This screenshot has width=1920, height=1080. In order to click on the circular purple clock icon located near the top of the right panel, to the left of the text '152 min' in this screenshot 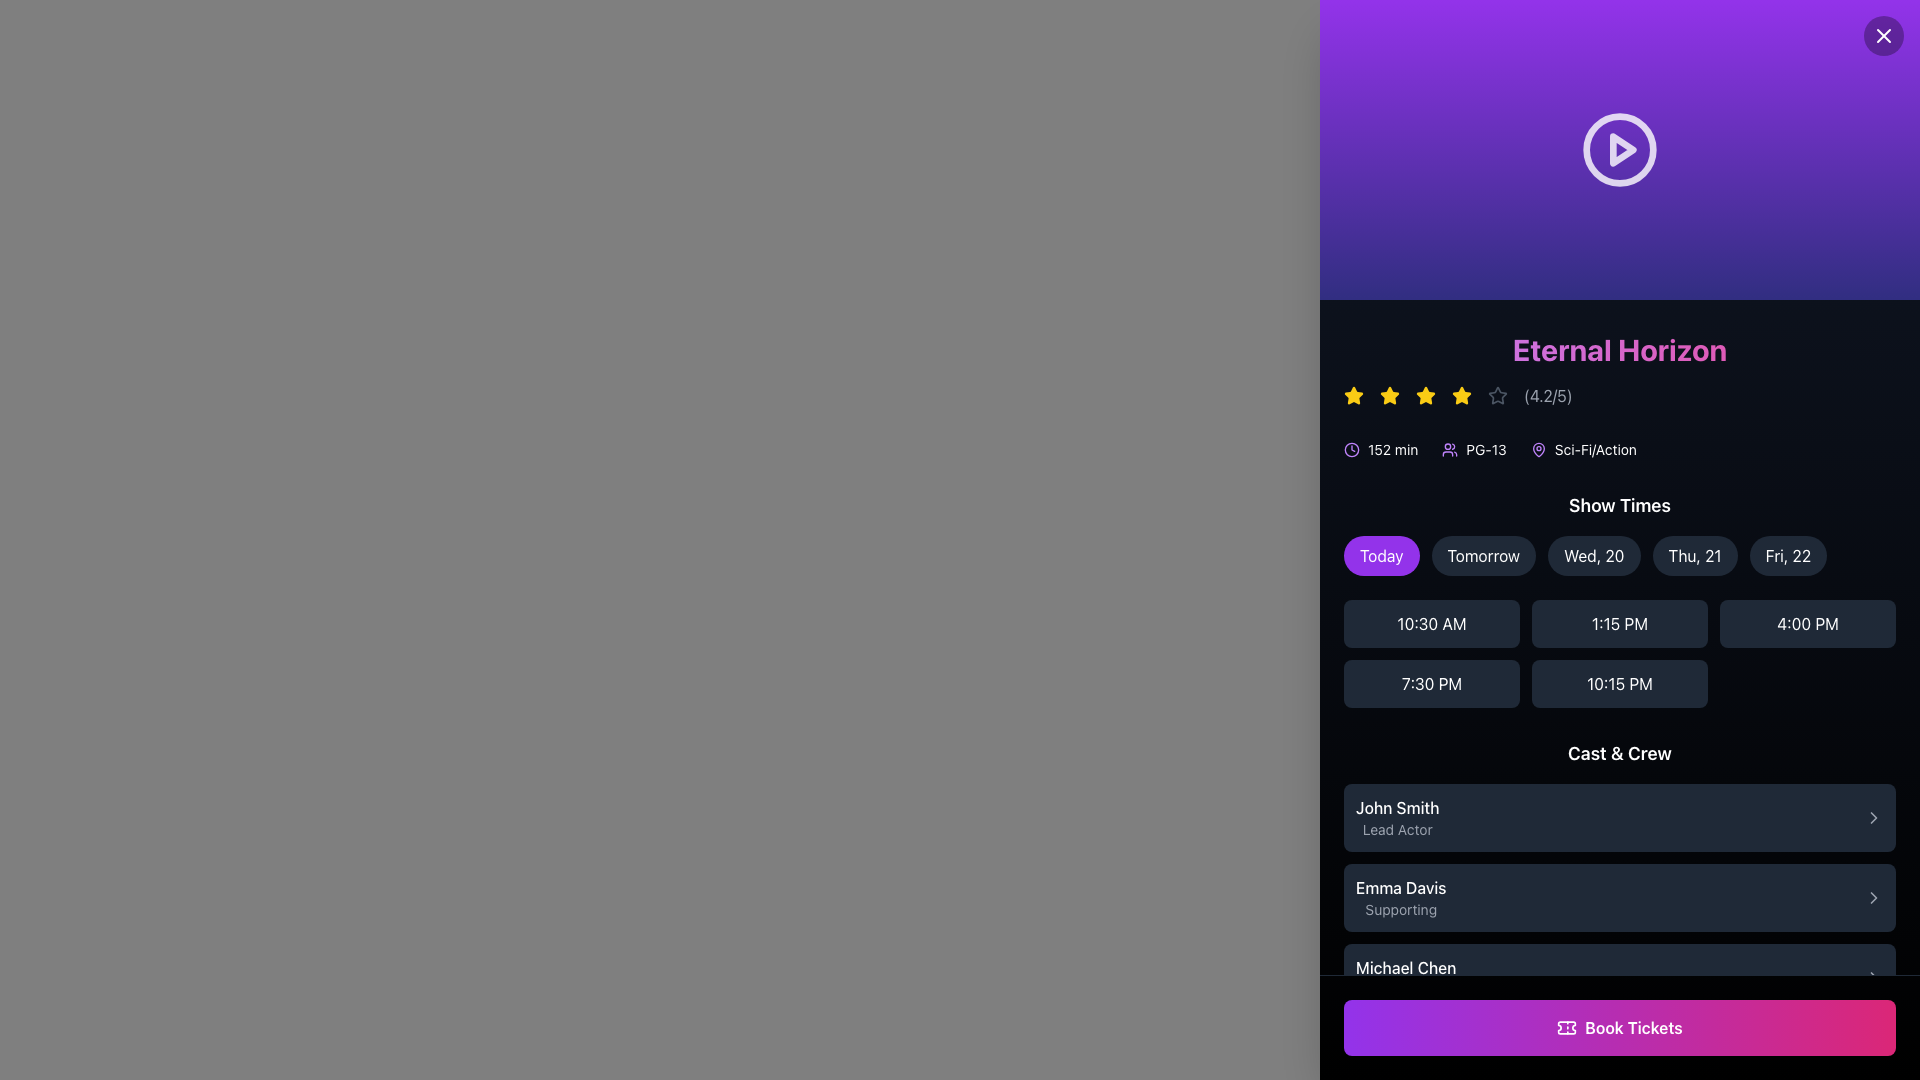, I will do `click(1352, 450)`.